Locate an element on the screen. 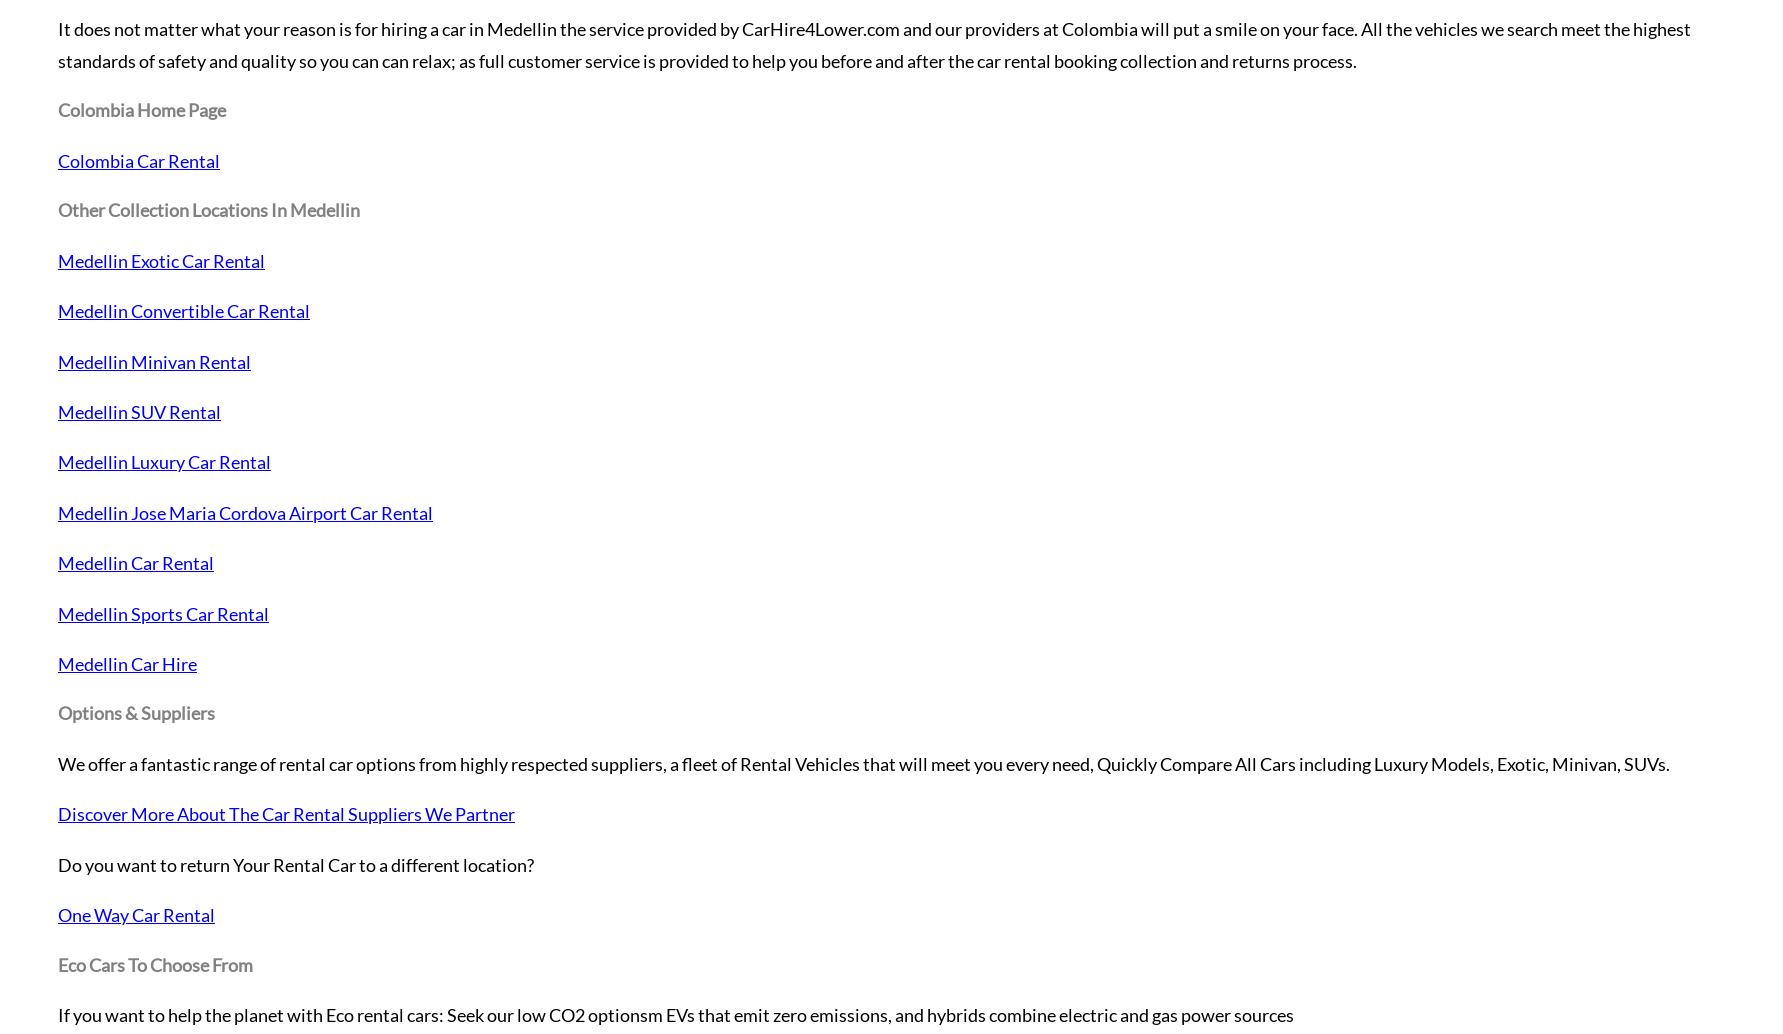 The width and height of the screenshot is (1783, 1034). 'Options & Suppliers' is located at coordinates (135, 713).